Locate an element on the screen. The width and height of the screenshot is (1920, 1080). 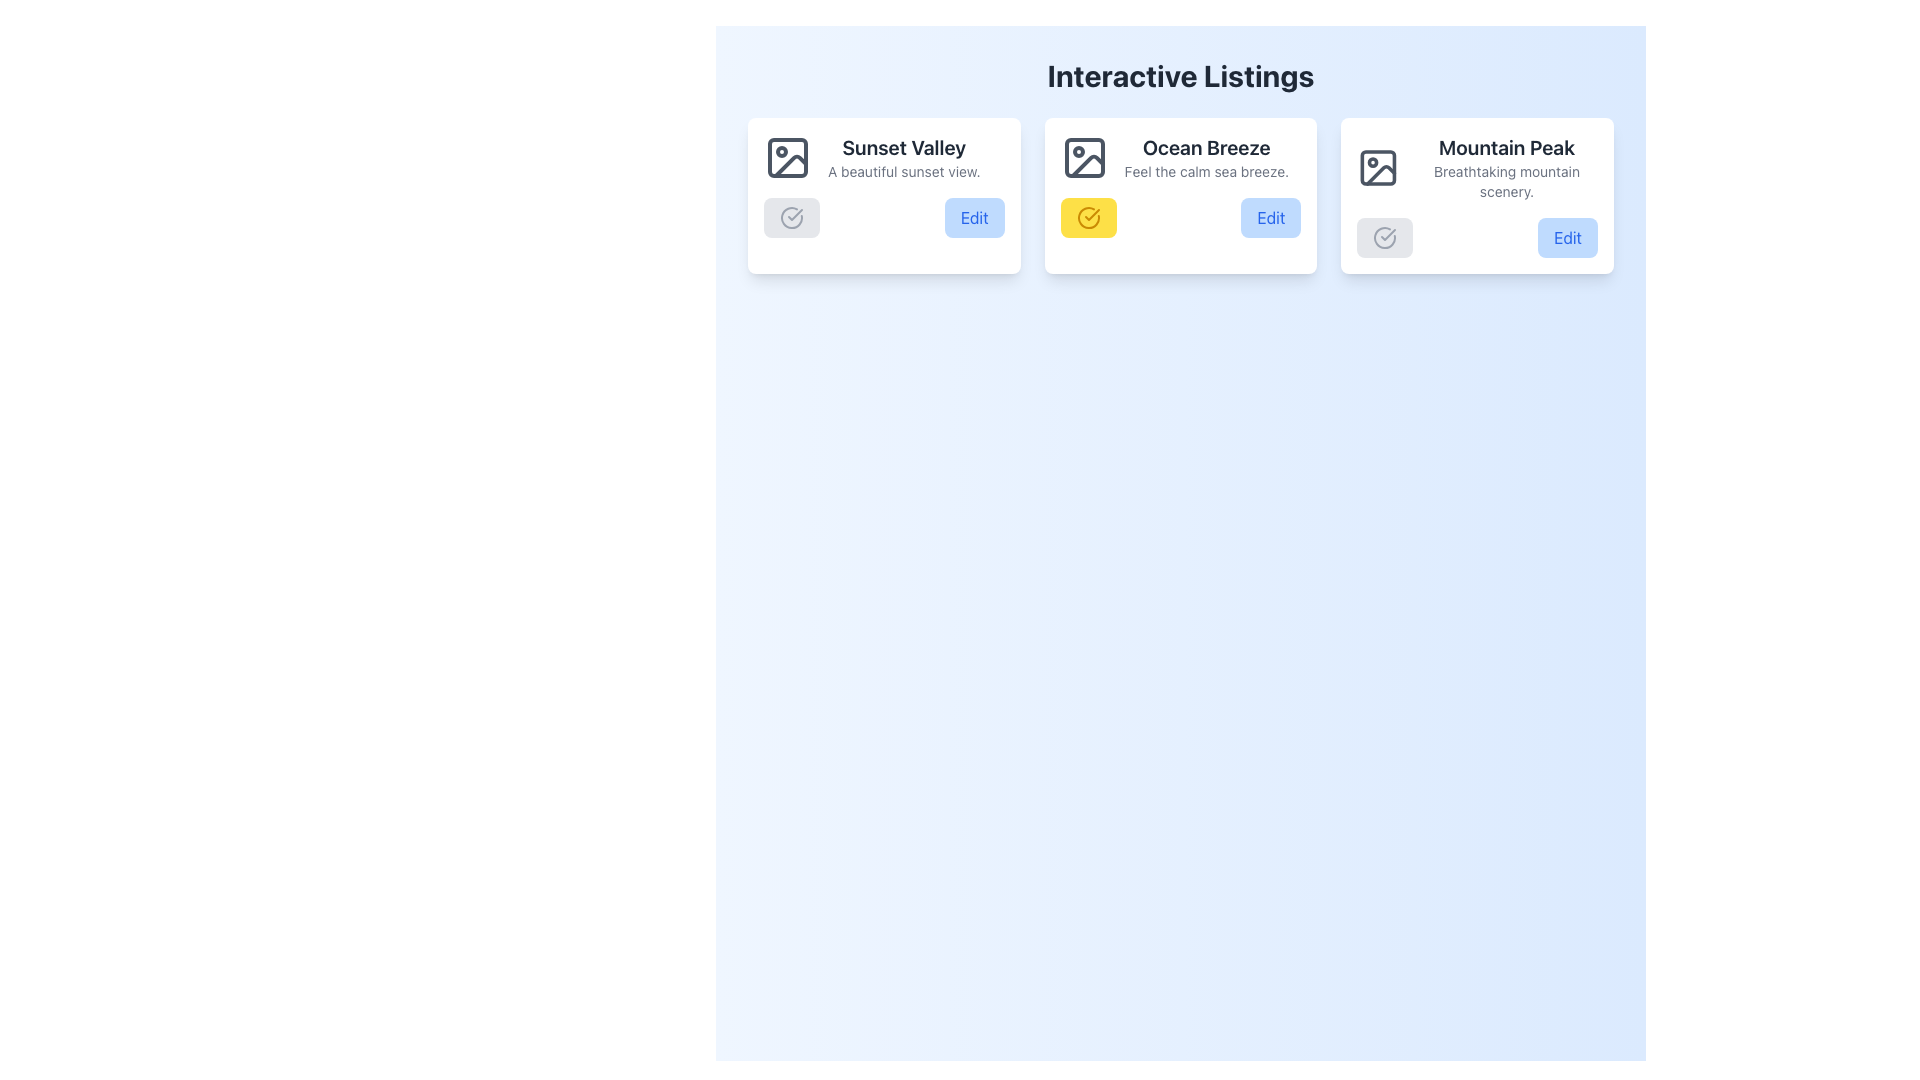
the decorative visual element within the 'Mountain Peak' card, which is the third card in the horizontal row of interactive listings is located at coordinates (1377, 167).